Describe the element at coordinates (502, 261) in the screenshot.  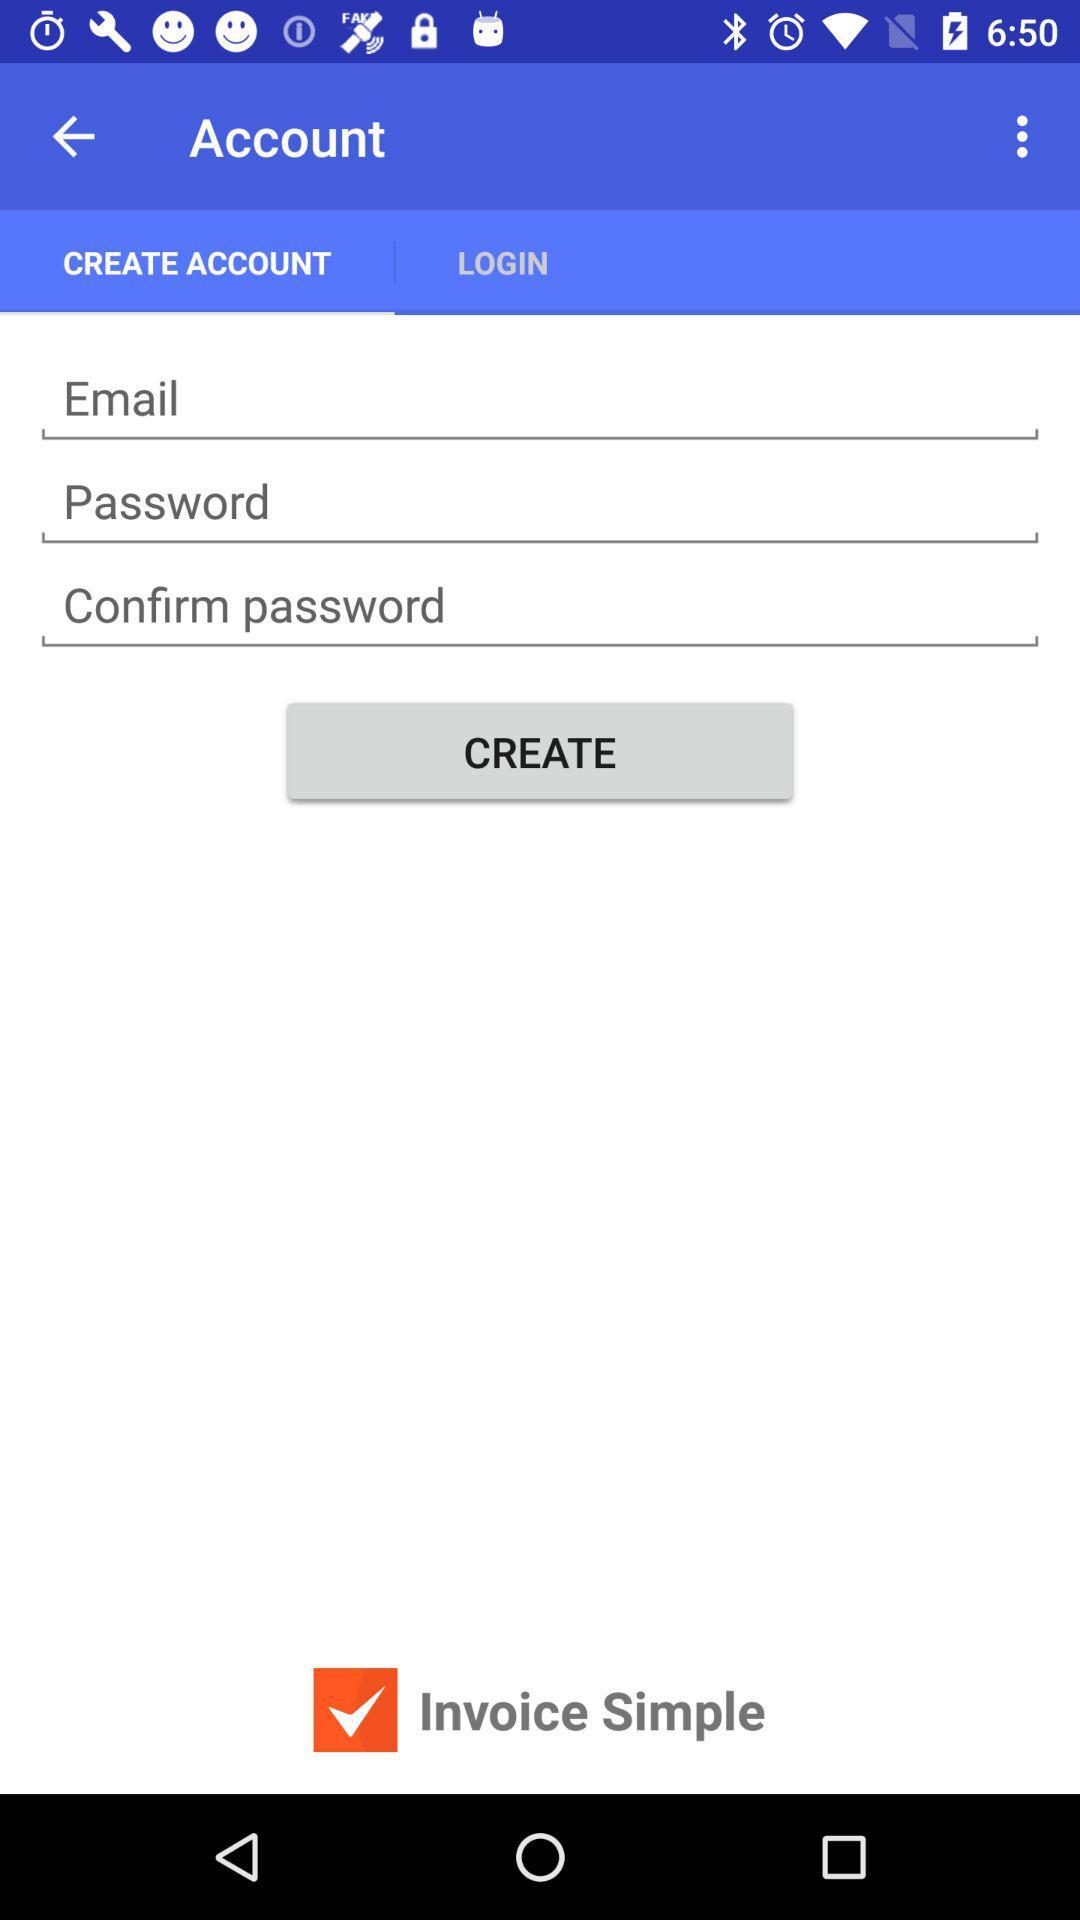
I see `app to the right of the create account` at that location.